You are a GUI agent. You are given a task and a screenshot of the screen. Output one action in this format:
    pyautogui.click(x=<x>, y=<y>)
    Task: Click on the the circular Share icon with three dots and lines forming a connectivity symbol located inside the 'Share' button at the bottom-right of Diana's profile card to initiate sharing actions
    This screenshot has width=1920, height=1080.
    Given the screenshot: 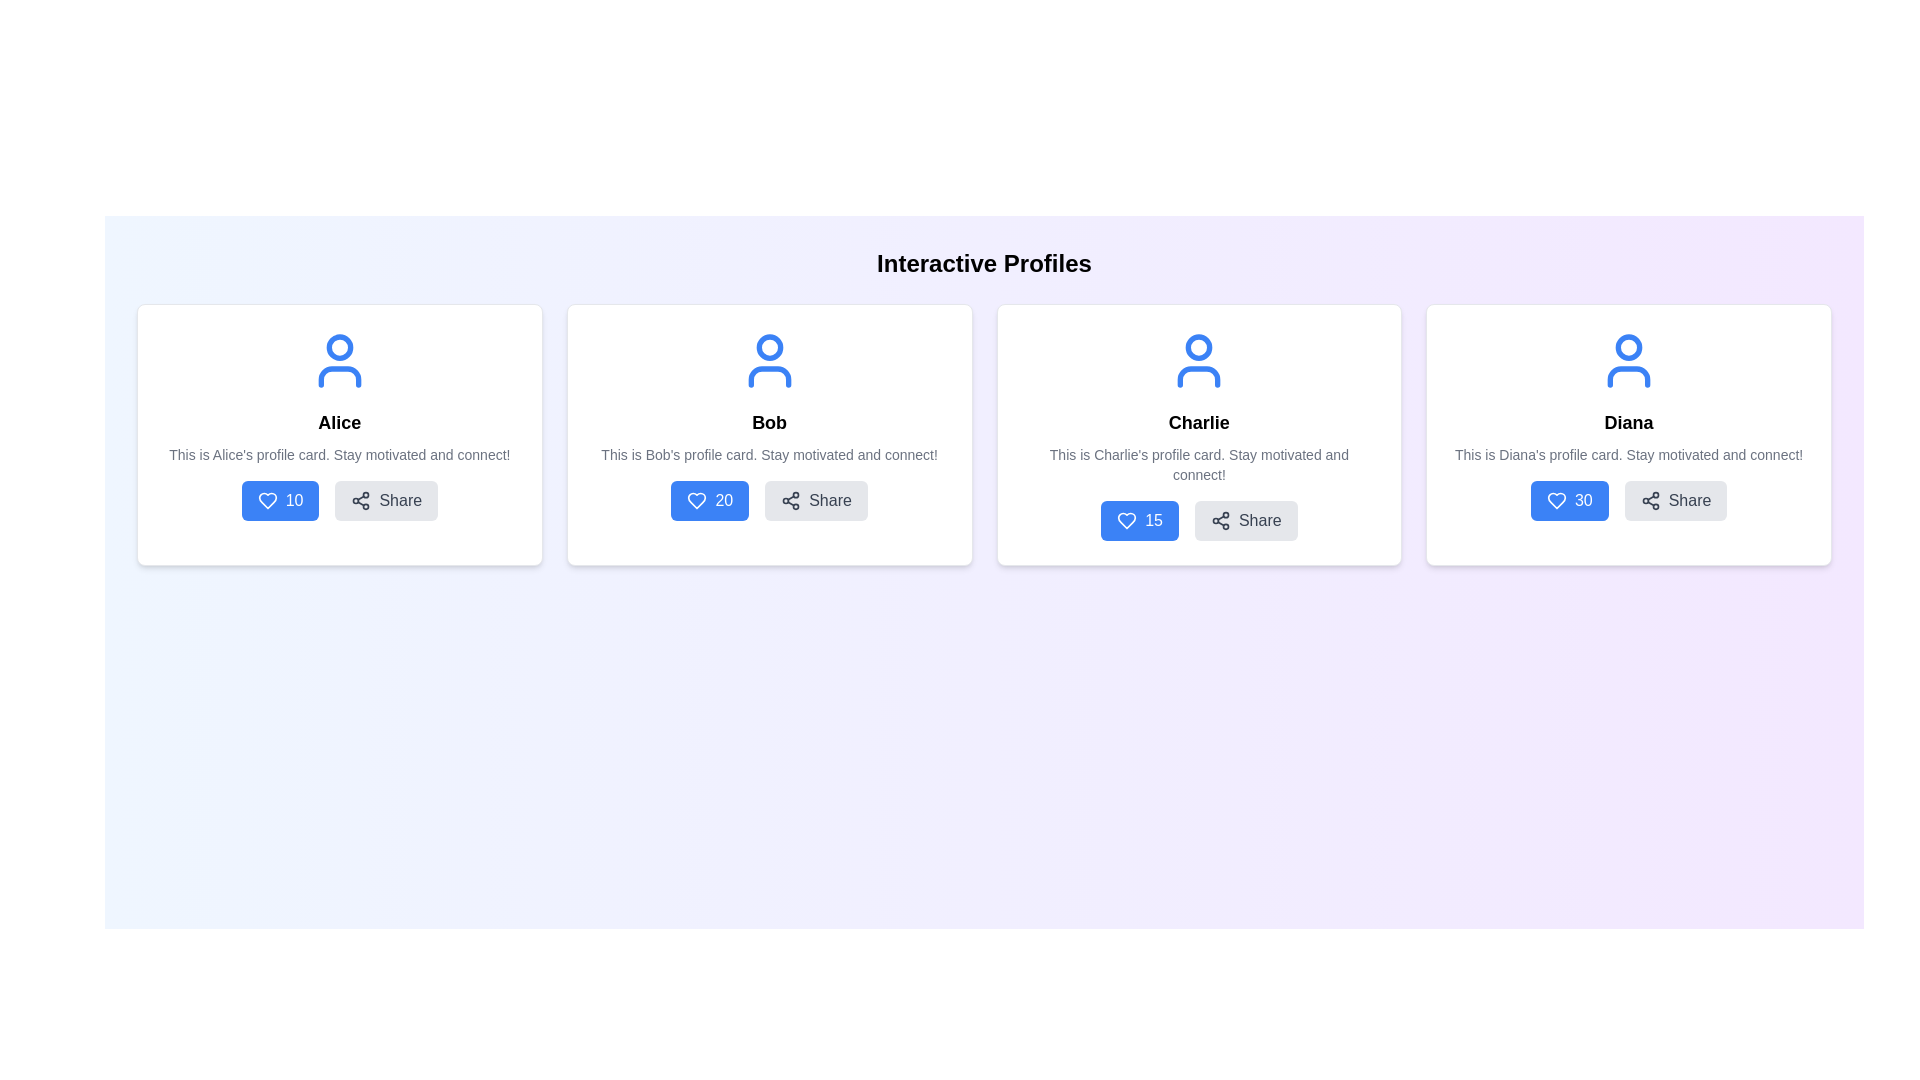 What is the action you would take?
    pyautogui.click(x=1650, y=500)
    